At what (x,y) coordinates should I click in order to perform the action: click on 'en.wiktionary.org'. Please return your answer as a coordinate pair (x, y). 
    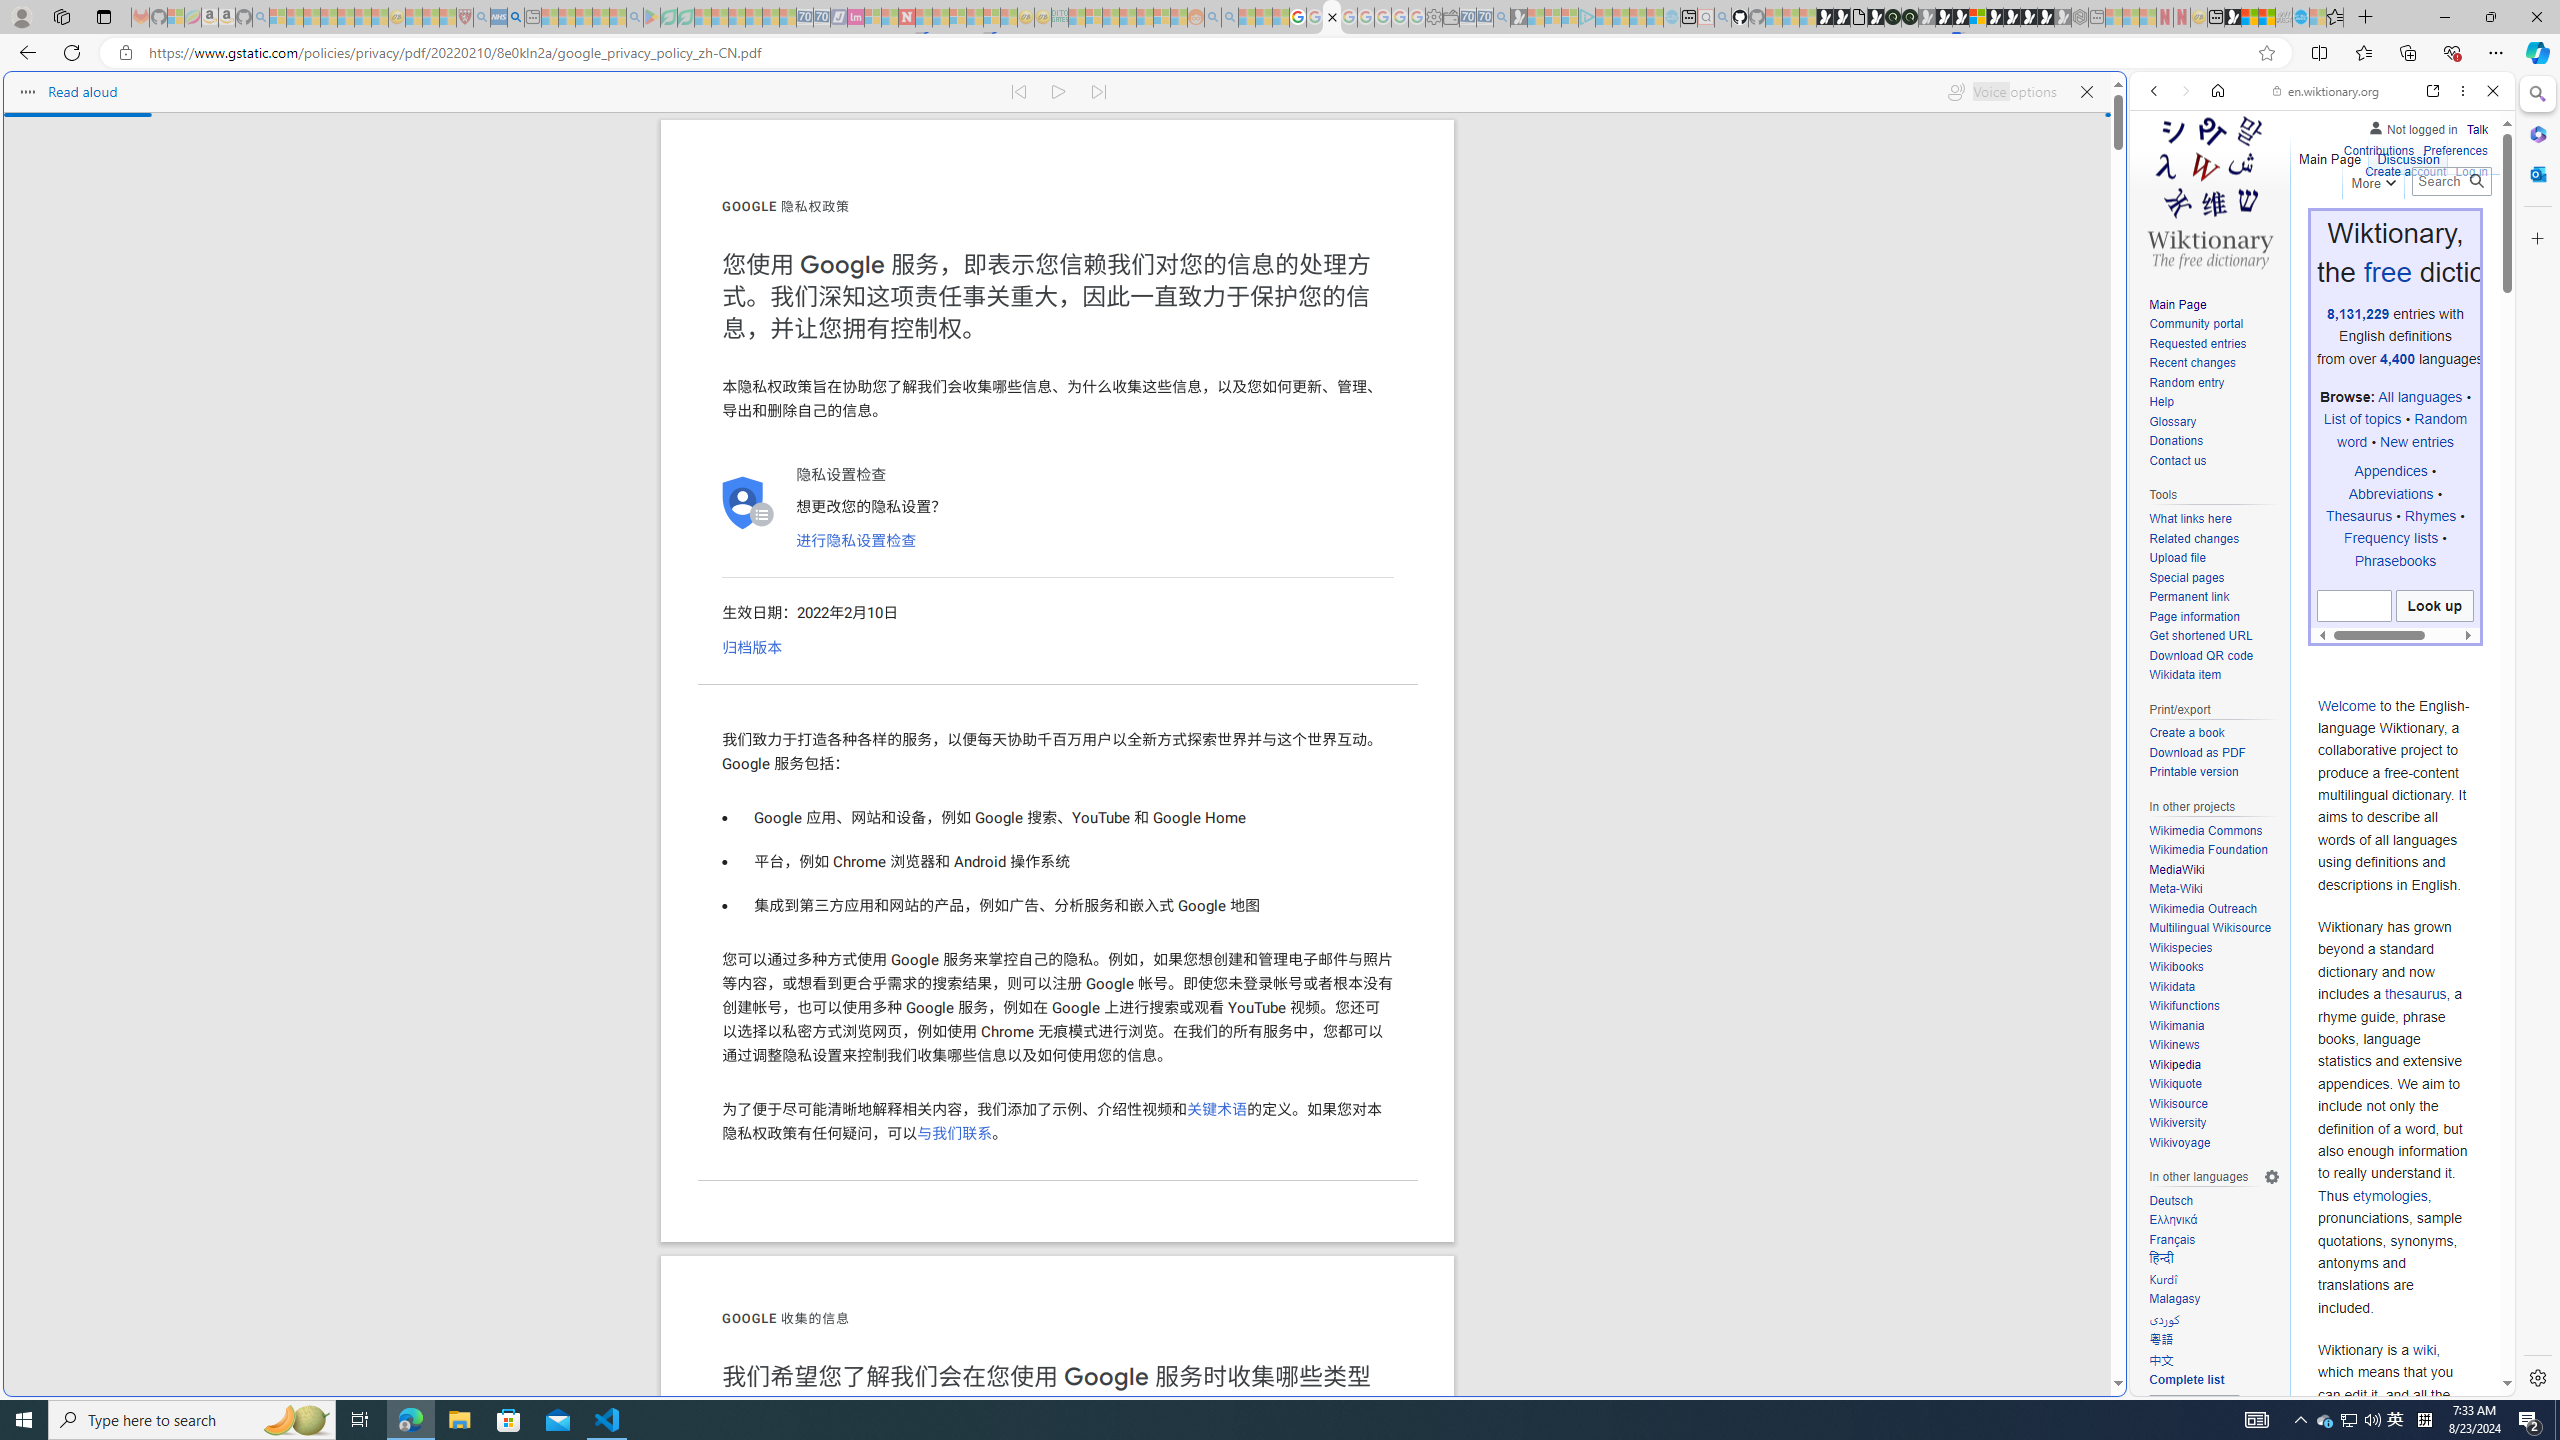
    Looking at the image, I should click on (2327, 91).